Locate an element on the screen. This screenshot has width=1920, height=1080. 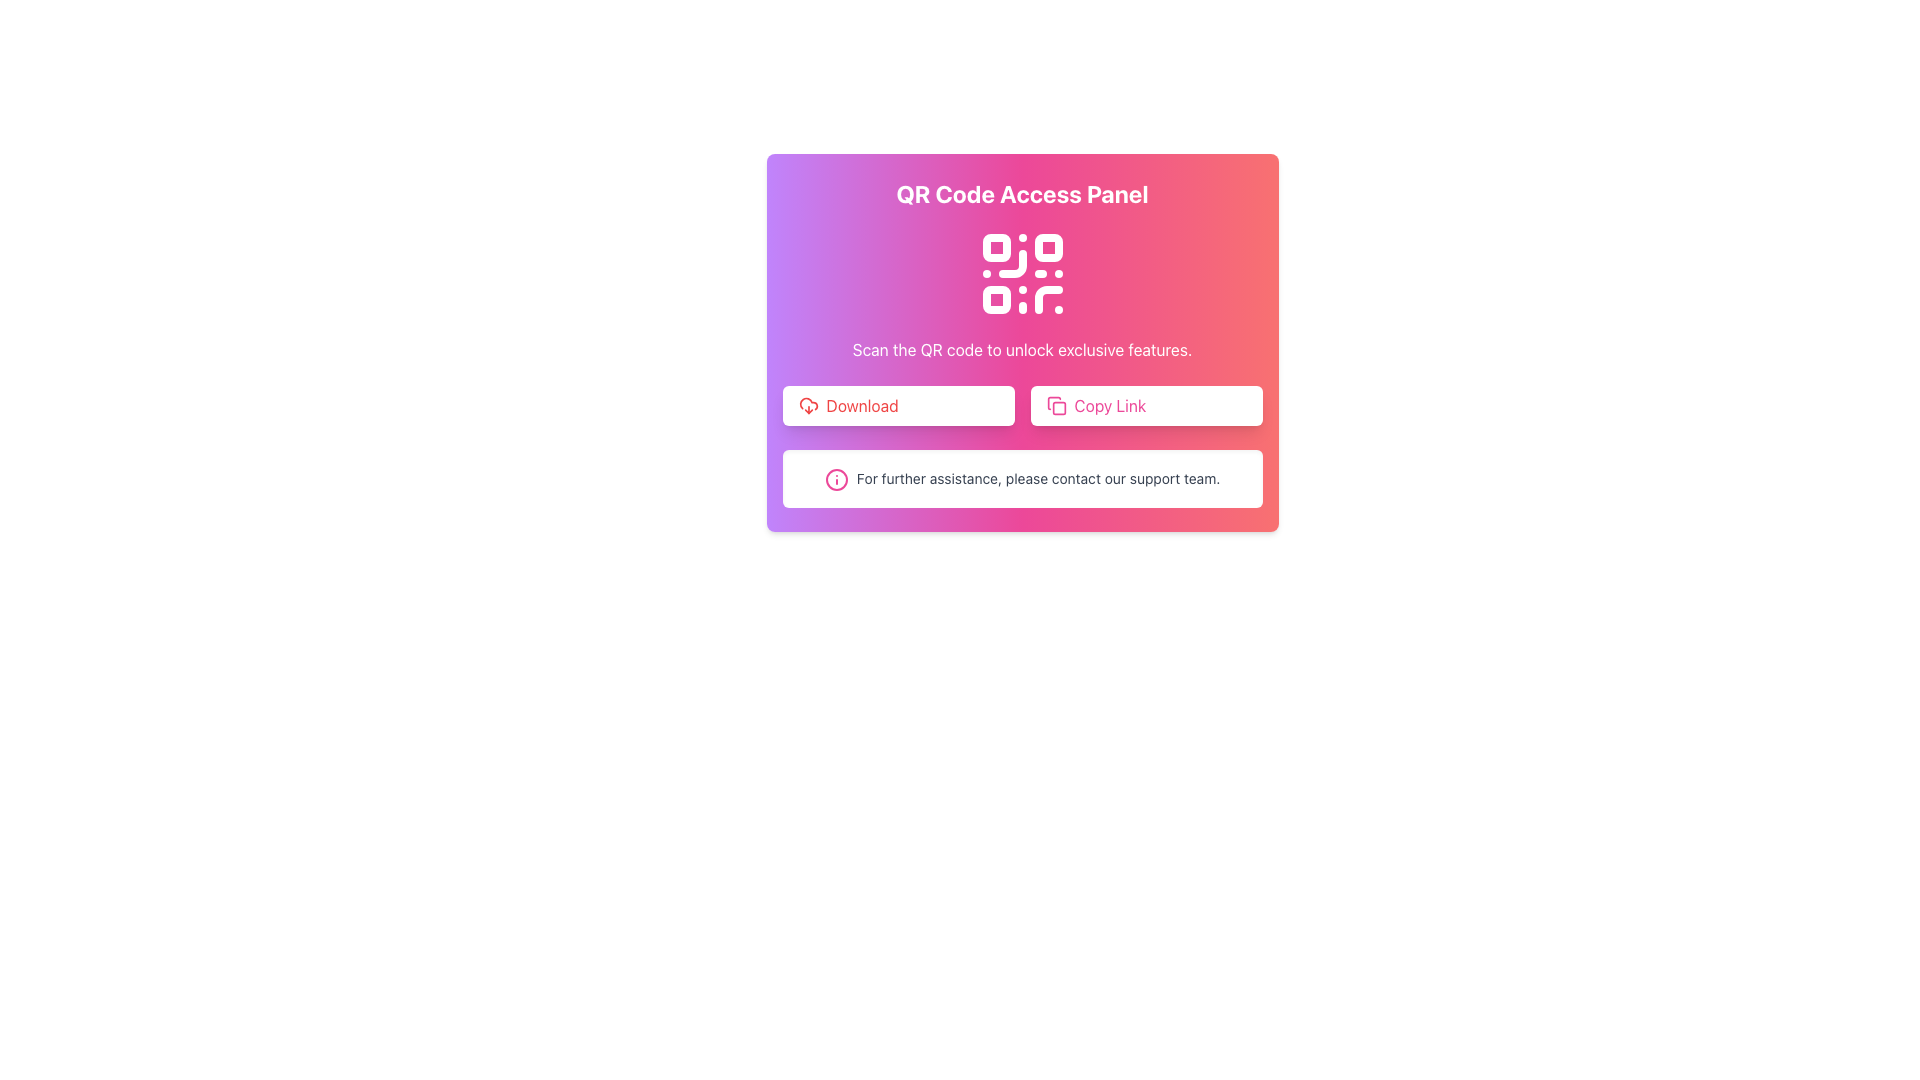
the button located to the right of the 'Download' button under the QR Code Access Panel to copy the link to the clipboard is located at coordinates (1146, 405).